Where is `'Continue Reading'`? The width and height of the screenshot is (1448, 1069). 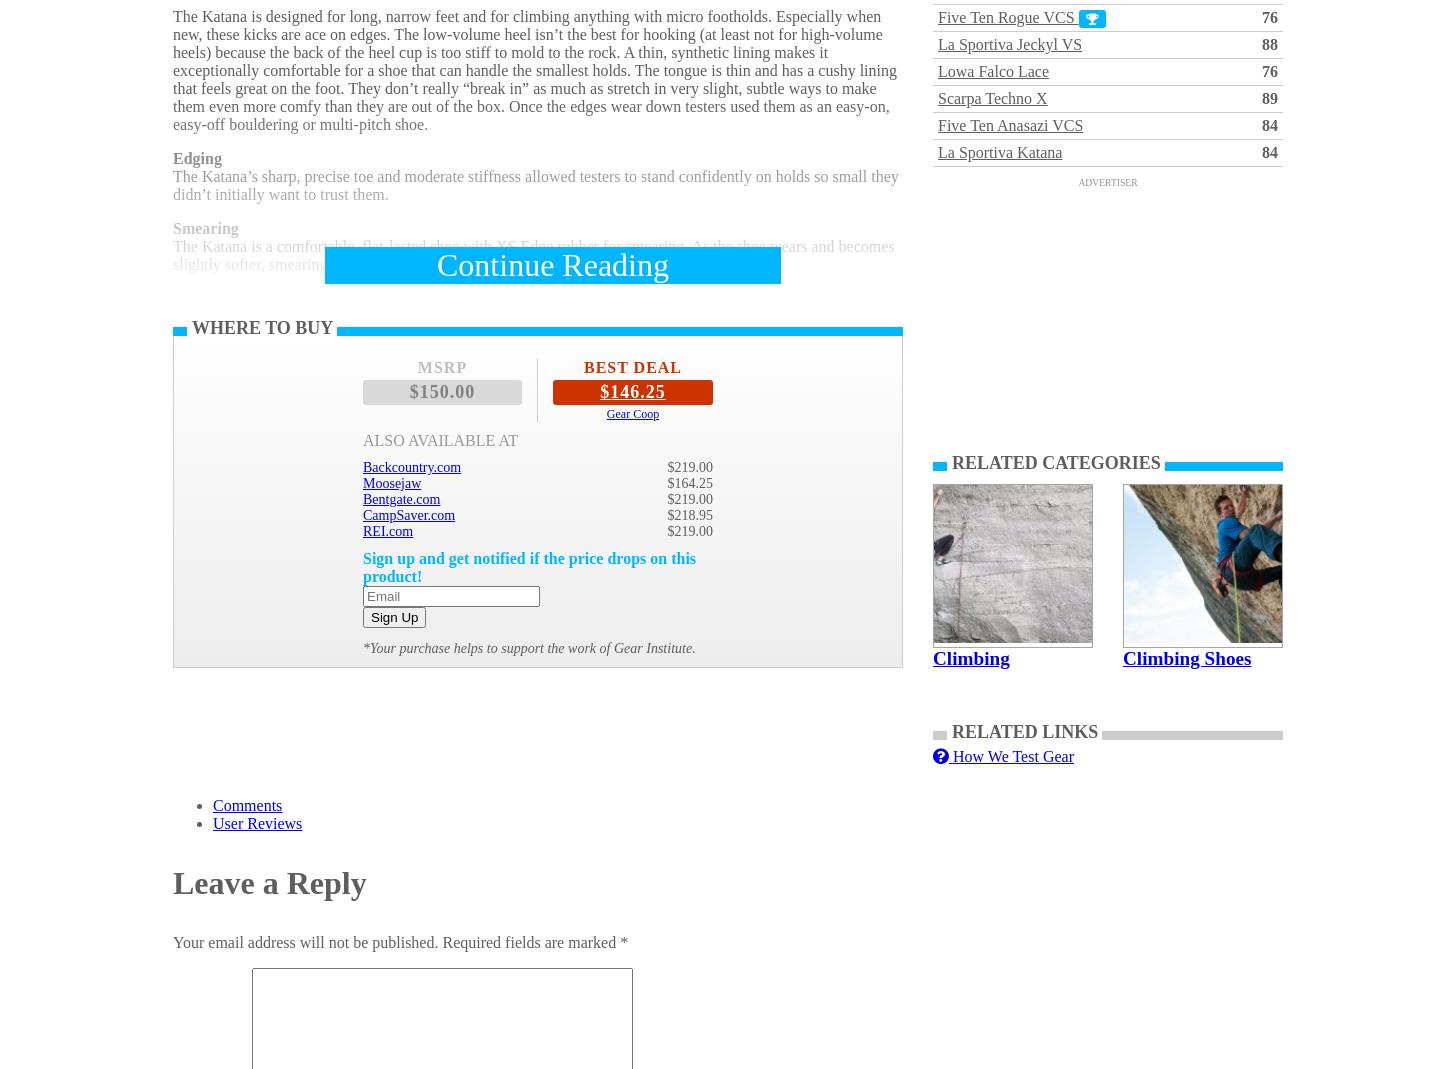 'Continue Reading' is located at coordinates (552, 264).